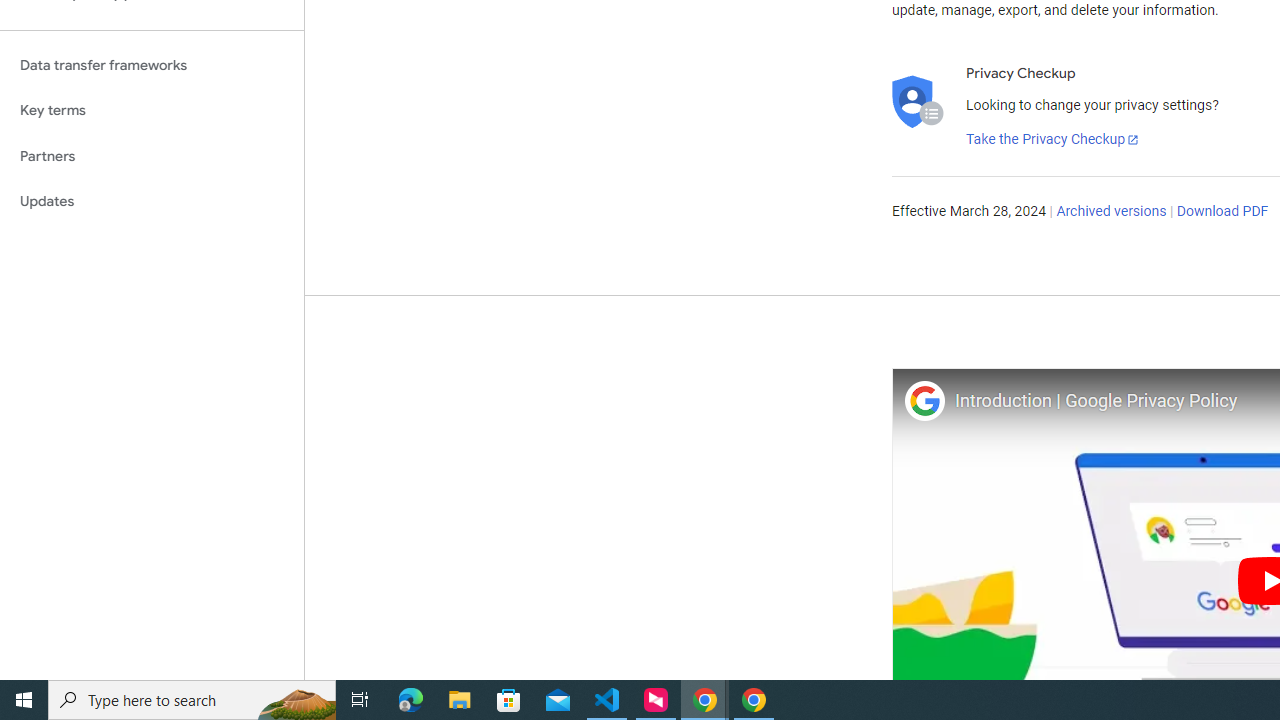 The image size is (1280, 720). I want to click on 'Data transfer frameworks', so click(151, 64).